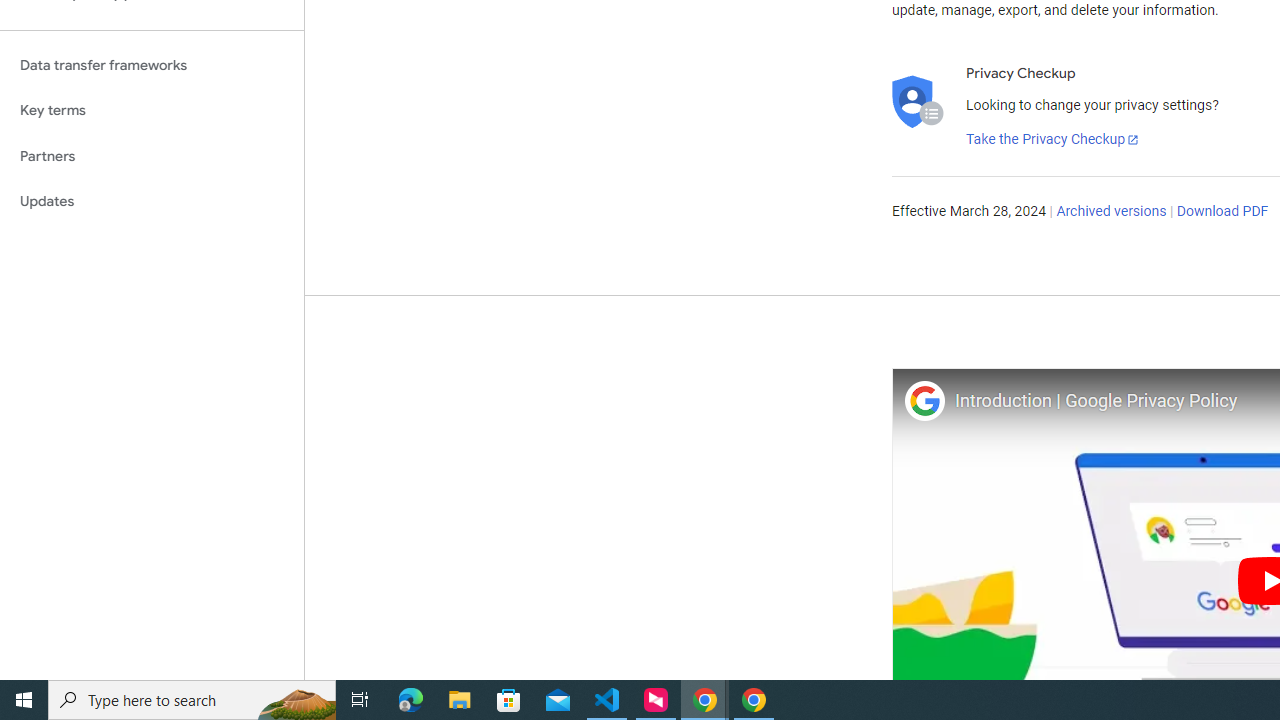 The image size is (1280, 720). I want to click on 'Data transfer frameworks', so click(151, 64).